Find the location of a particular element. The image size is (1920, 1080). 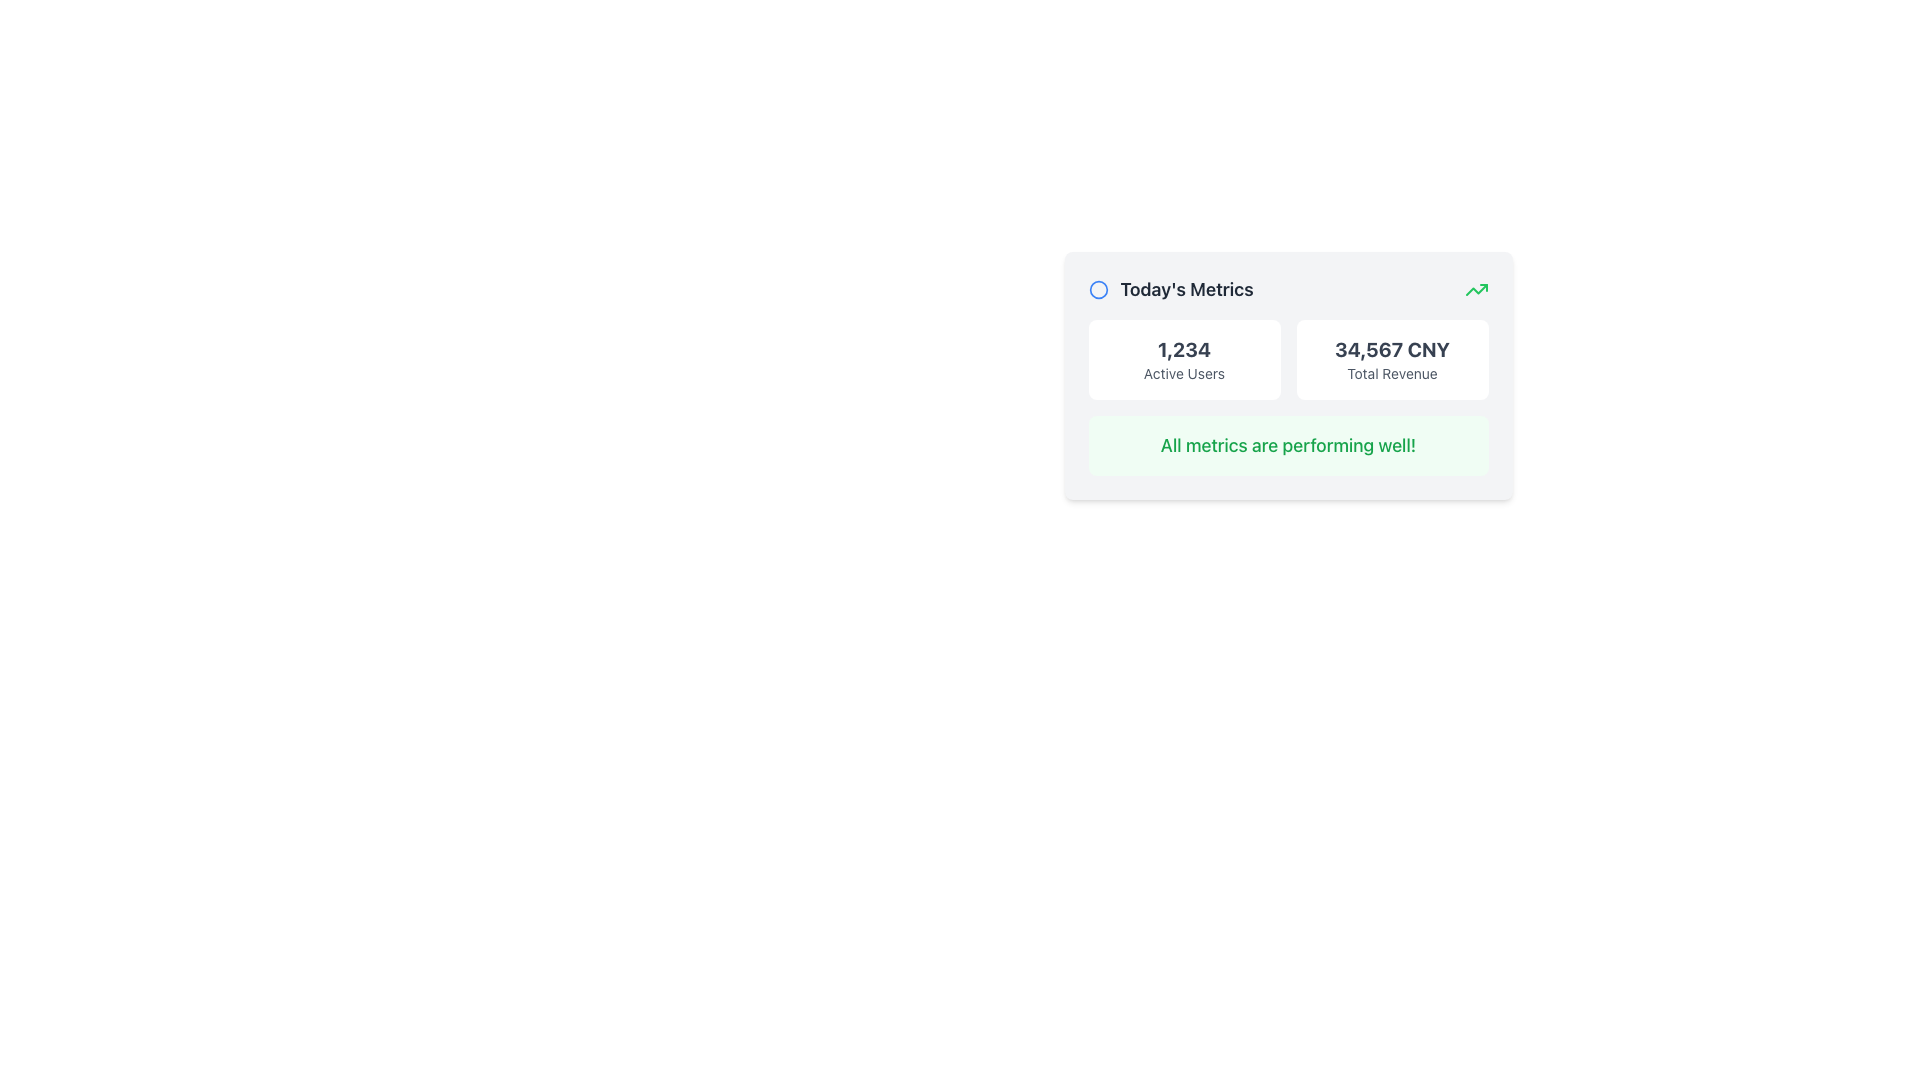

informational message from the text label located centrally within the light green rounded rectangular box below '1,234 Active Users' and '34,567 CNY Total Revenue' in the 'Today's Metrics' card is located at coordinates (1288, 445).